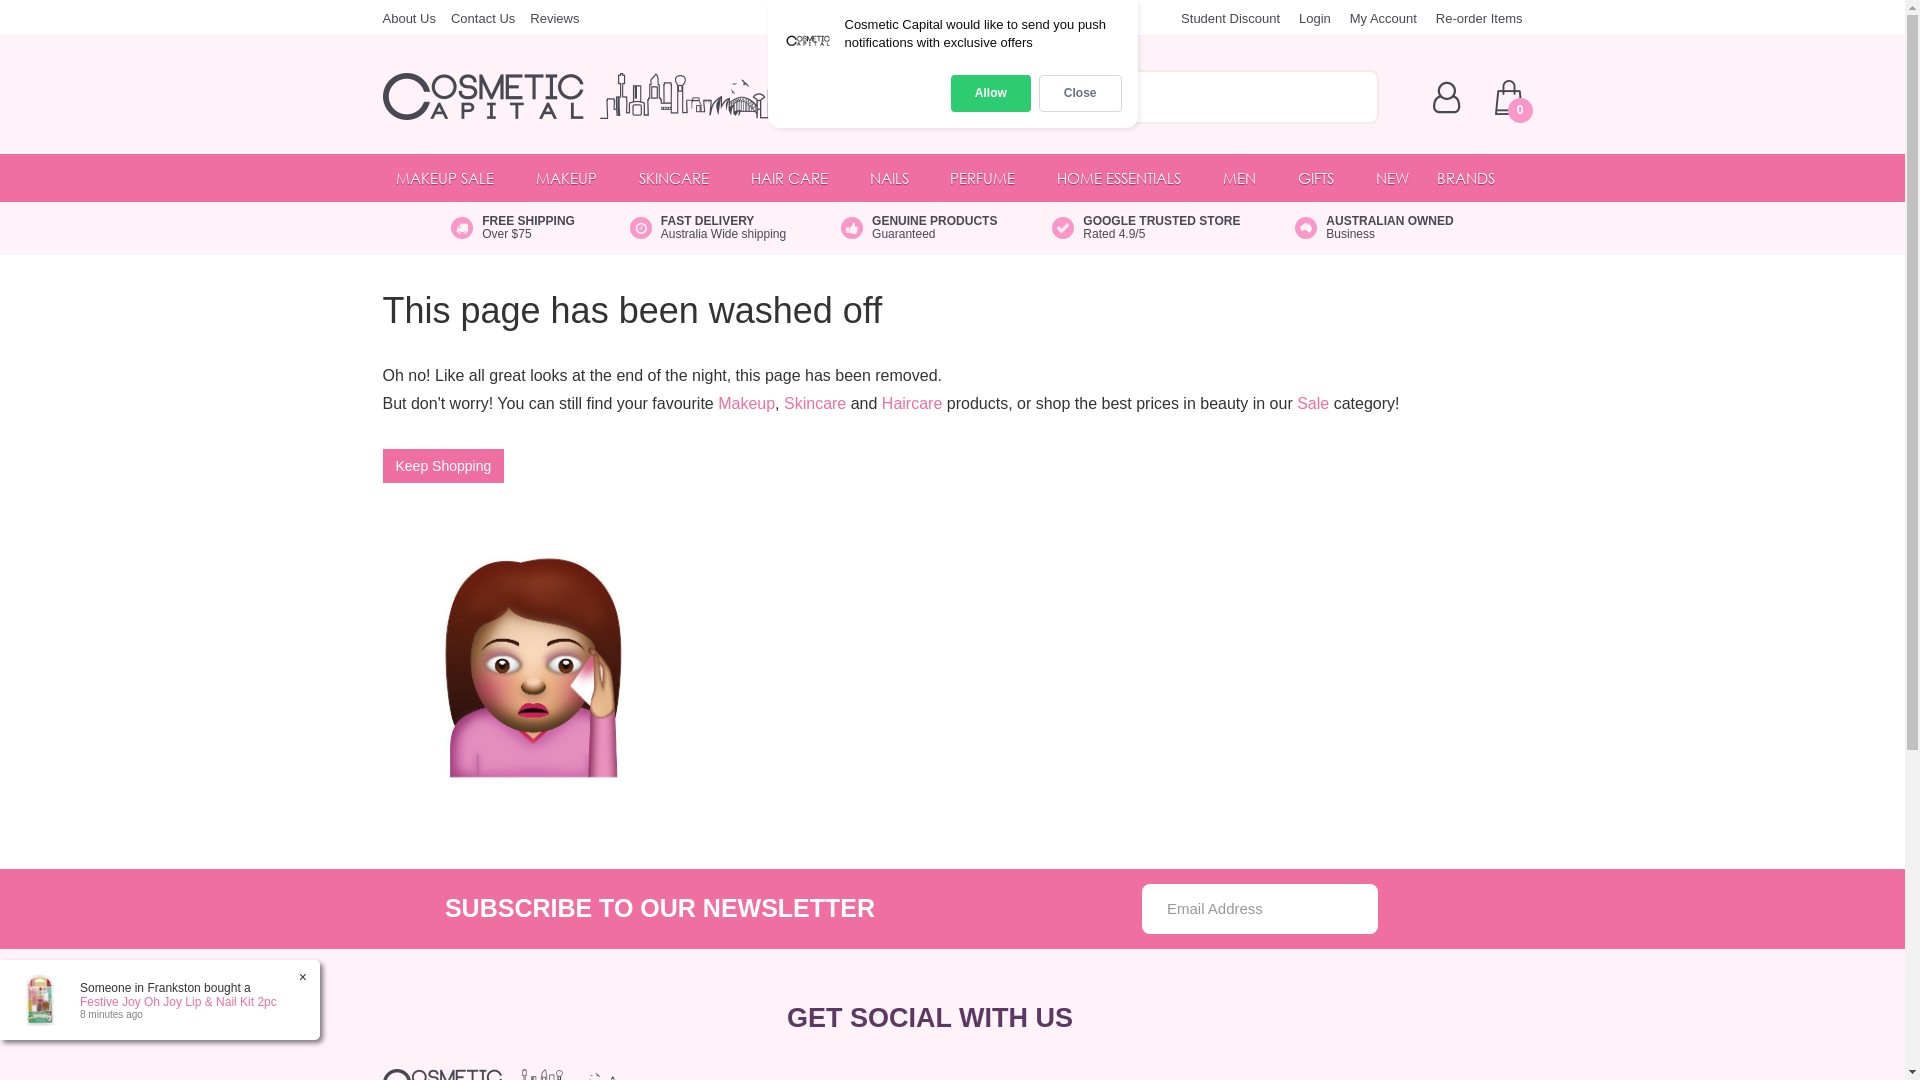 This screenshot has width=1920, height=1080. I want to click on 'PERFUME', so click(990, 176).